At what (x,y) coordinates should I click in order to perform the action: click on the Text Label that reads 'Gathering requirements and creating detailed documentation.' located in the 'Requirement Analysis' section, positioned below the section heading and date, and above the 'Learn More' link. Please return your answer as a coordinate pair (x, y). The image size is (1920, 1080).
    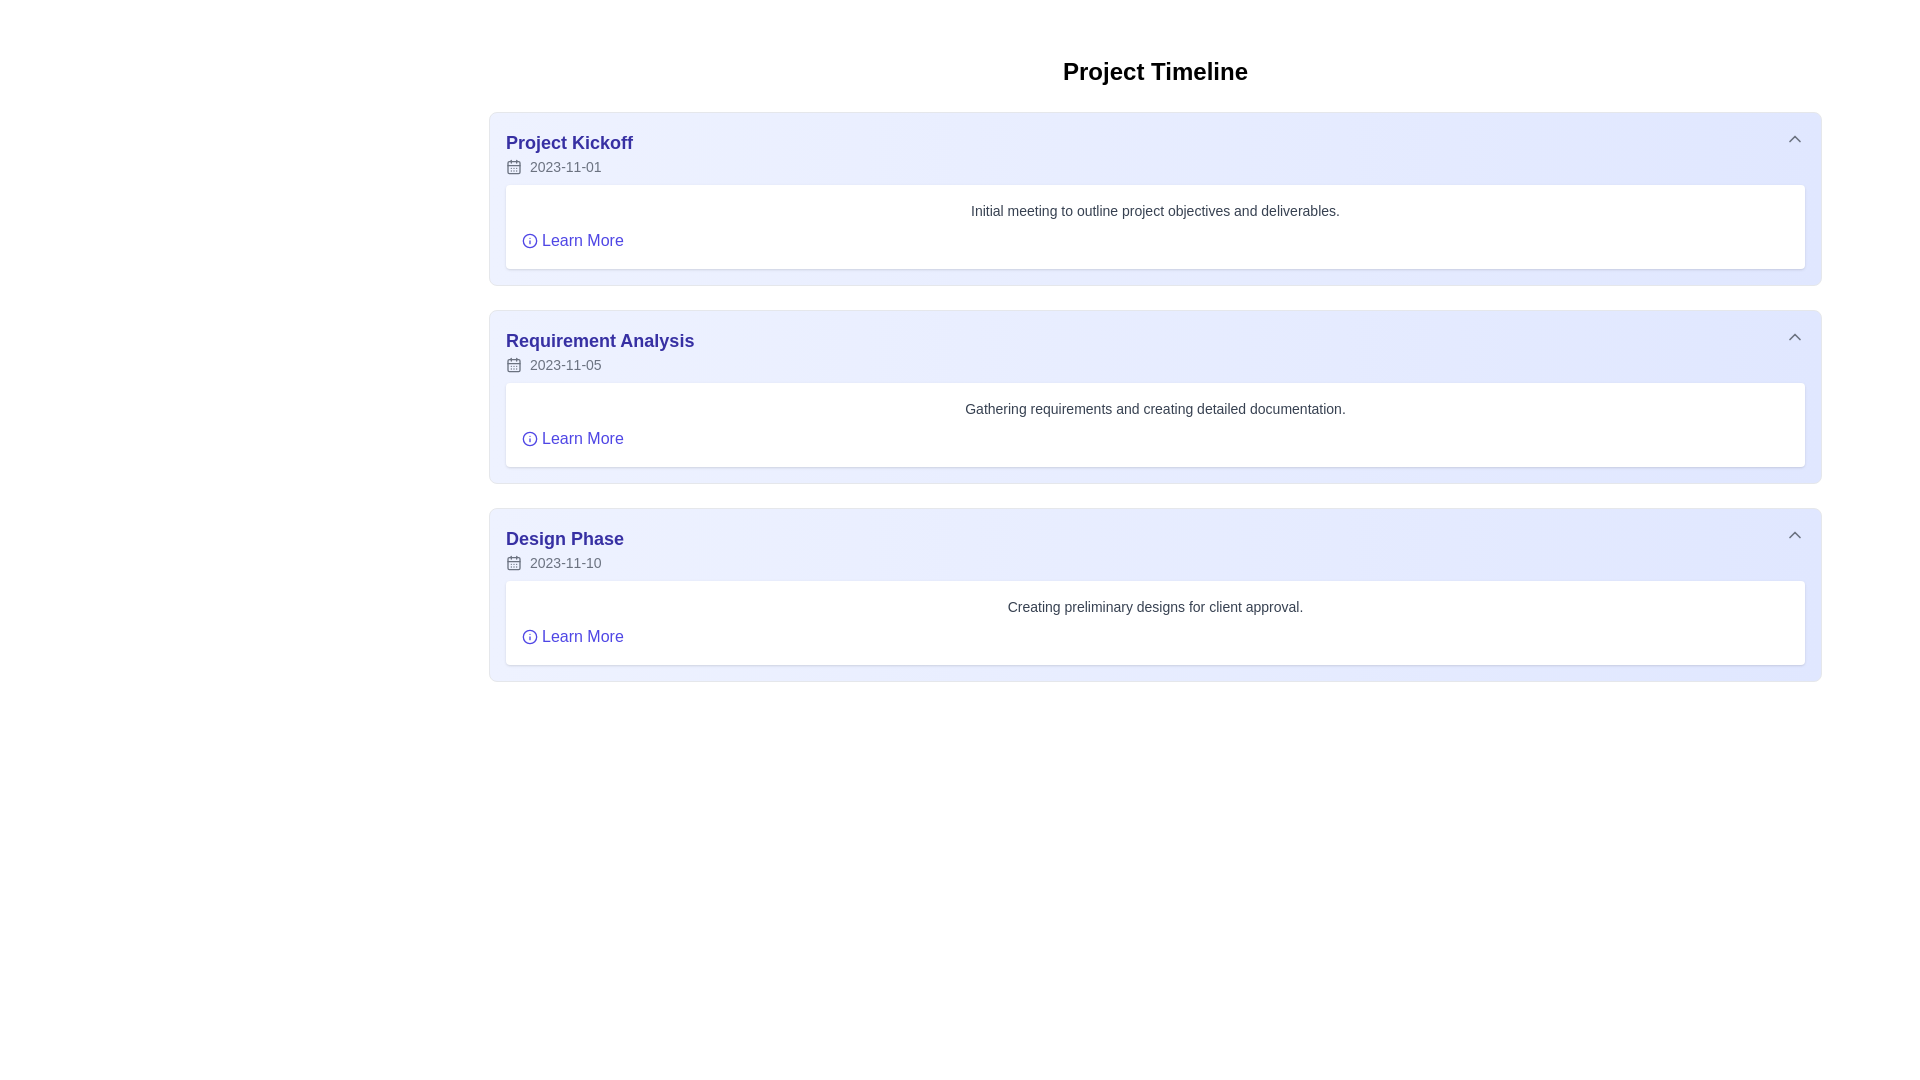
    Looking at the image, I should click on (1155, 407).